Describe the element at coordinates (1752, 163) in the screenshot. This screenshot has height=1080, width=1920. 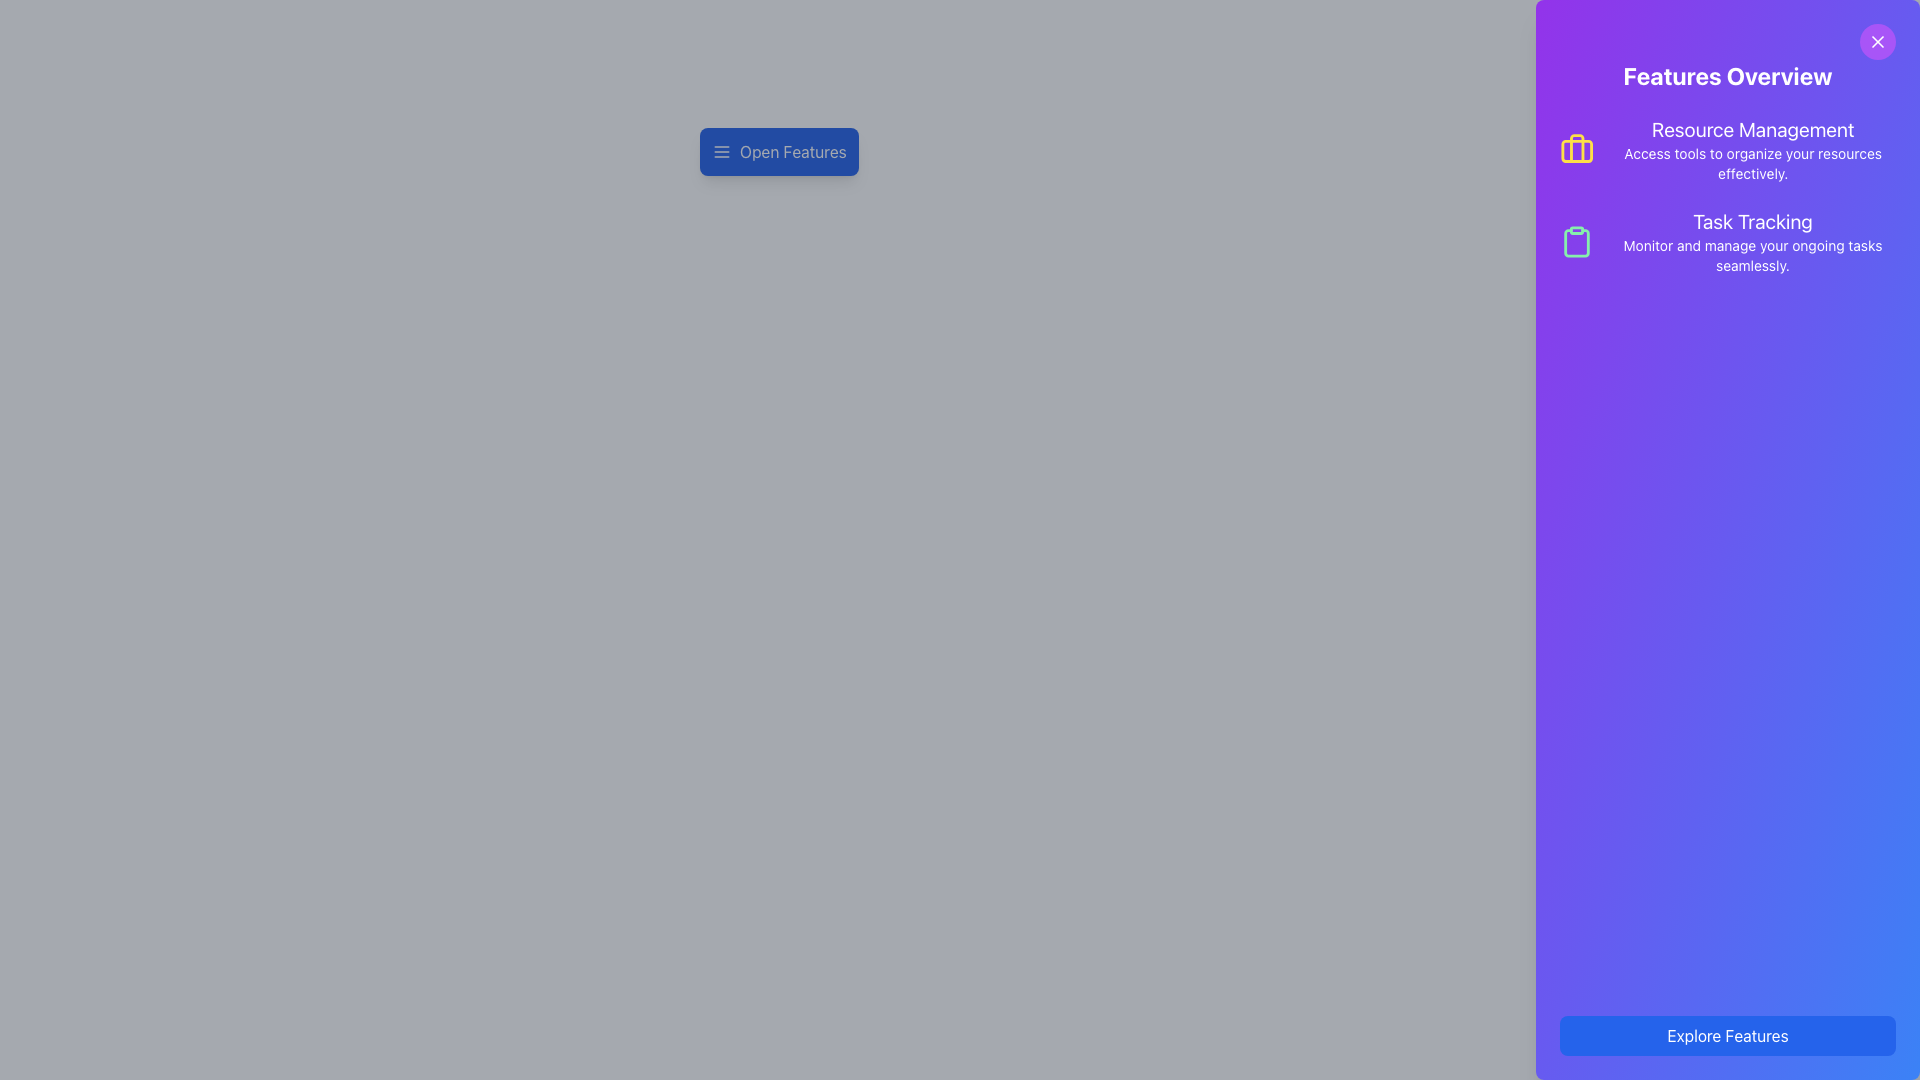
I see `the non-interactive text label providing context for the 'Resource Management' feature located in the 'Features Overview' section, positioned beneath the title 'Resource Management'` at that location.